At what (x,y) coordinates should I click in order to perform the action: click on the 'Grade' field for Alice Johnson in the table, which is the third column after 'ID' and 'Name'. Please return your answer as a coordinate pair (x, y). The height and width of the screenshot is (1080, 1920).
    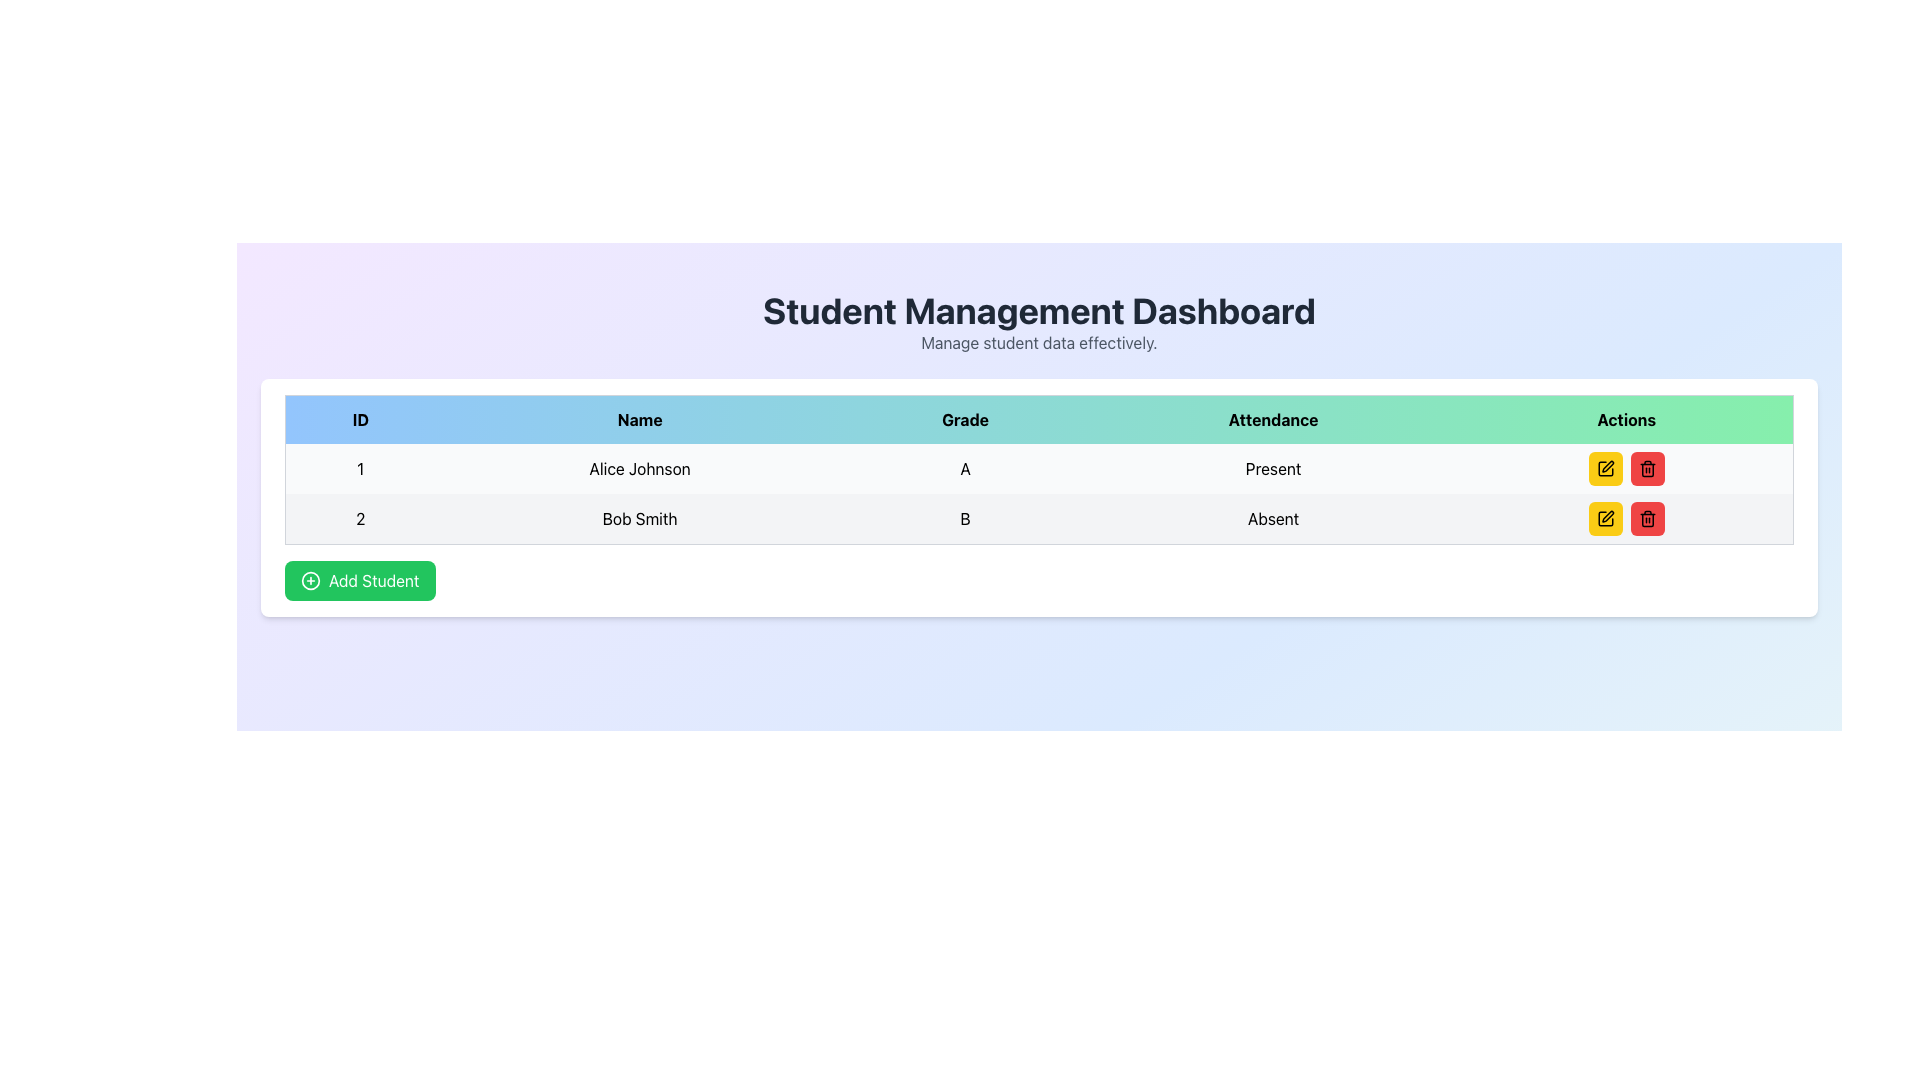
    Looking at the image, I should click on (965, 469).